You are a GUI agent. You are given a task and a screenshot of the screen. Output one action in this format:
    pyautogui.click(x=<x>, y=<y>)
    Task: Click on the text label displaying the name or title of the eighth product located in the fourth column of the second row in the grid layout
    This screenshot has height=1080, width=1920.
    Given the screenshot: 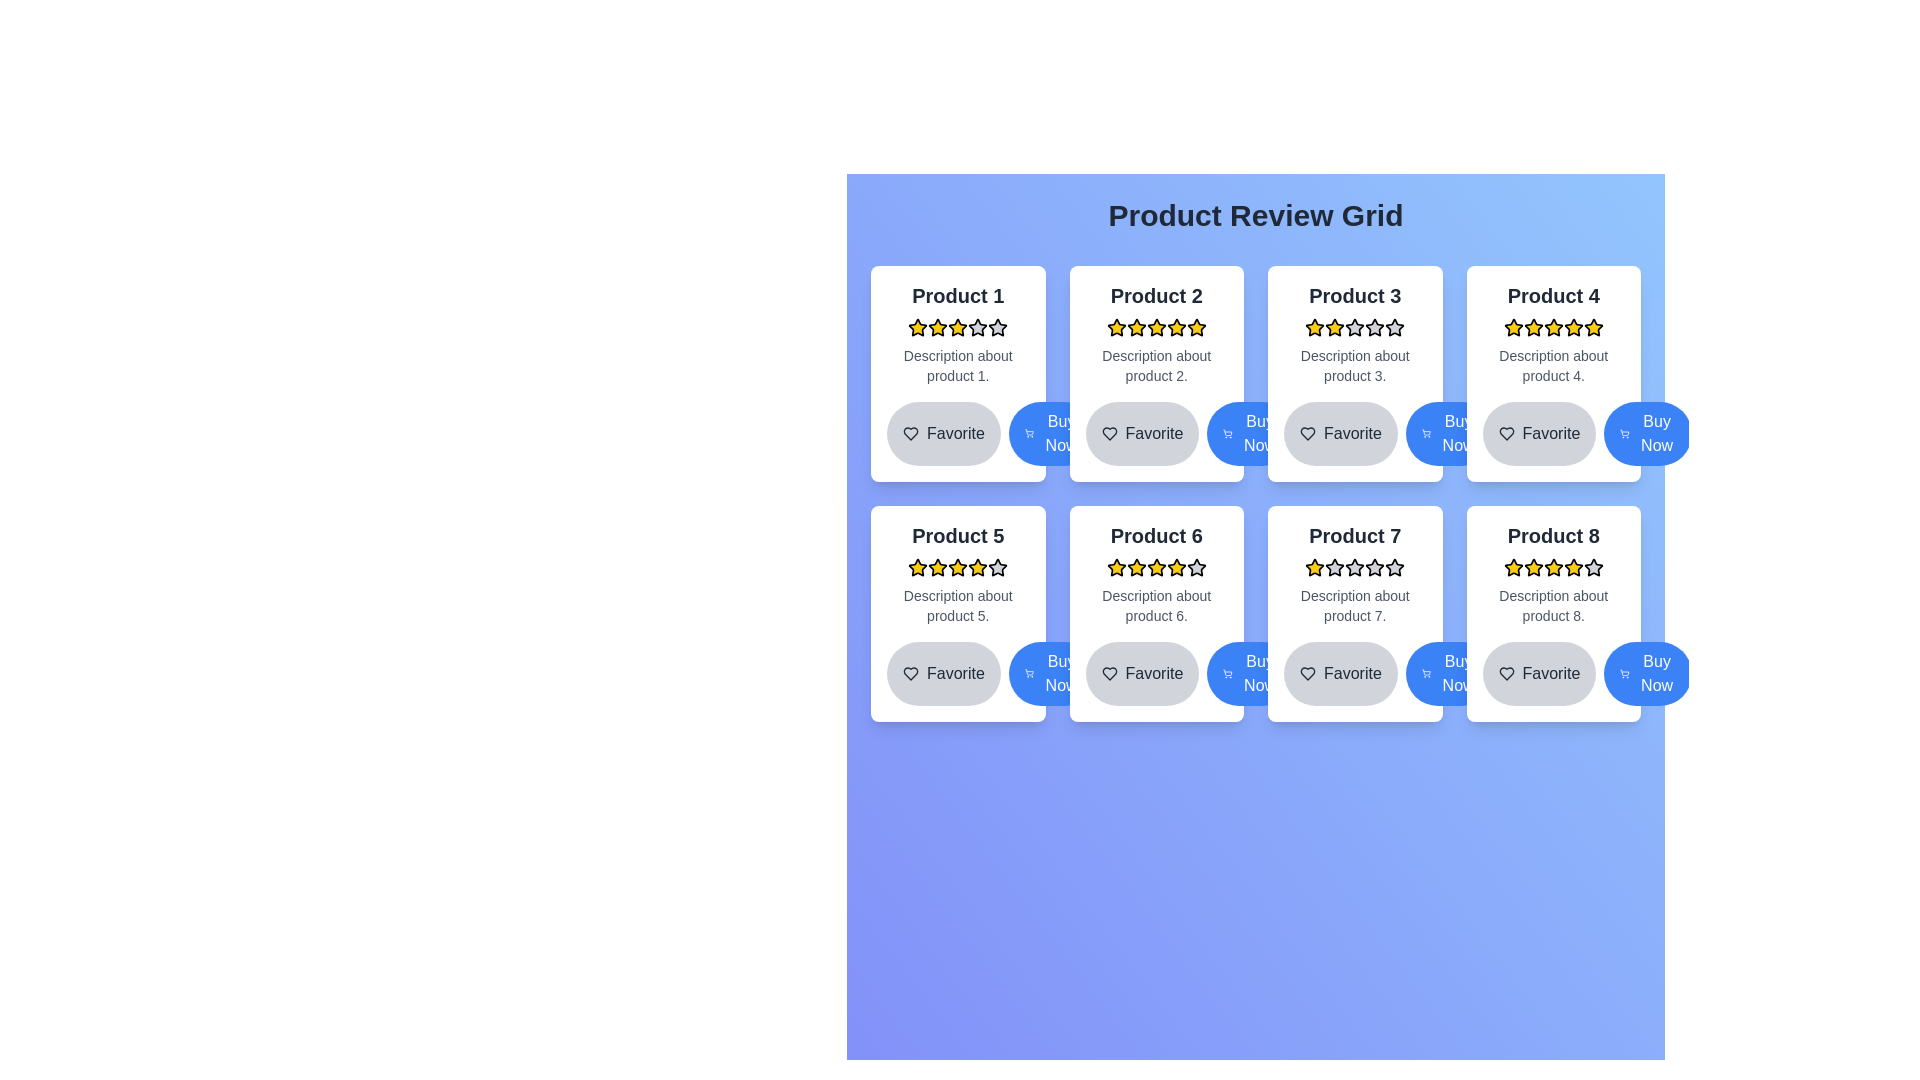 What is the action you would take?
    pyautogui.click(x=1552, y=535)
    